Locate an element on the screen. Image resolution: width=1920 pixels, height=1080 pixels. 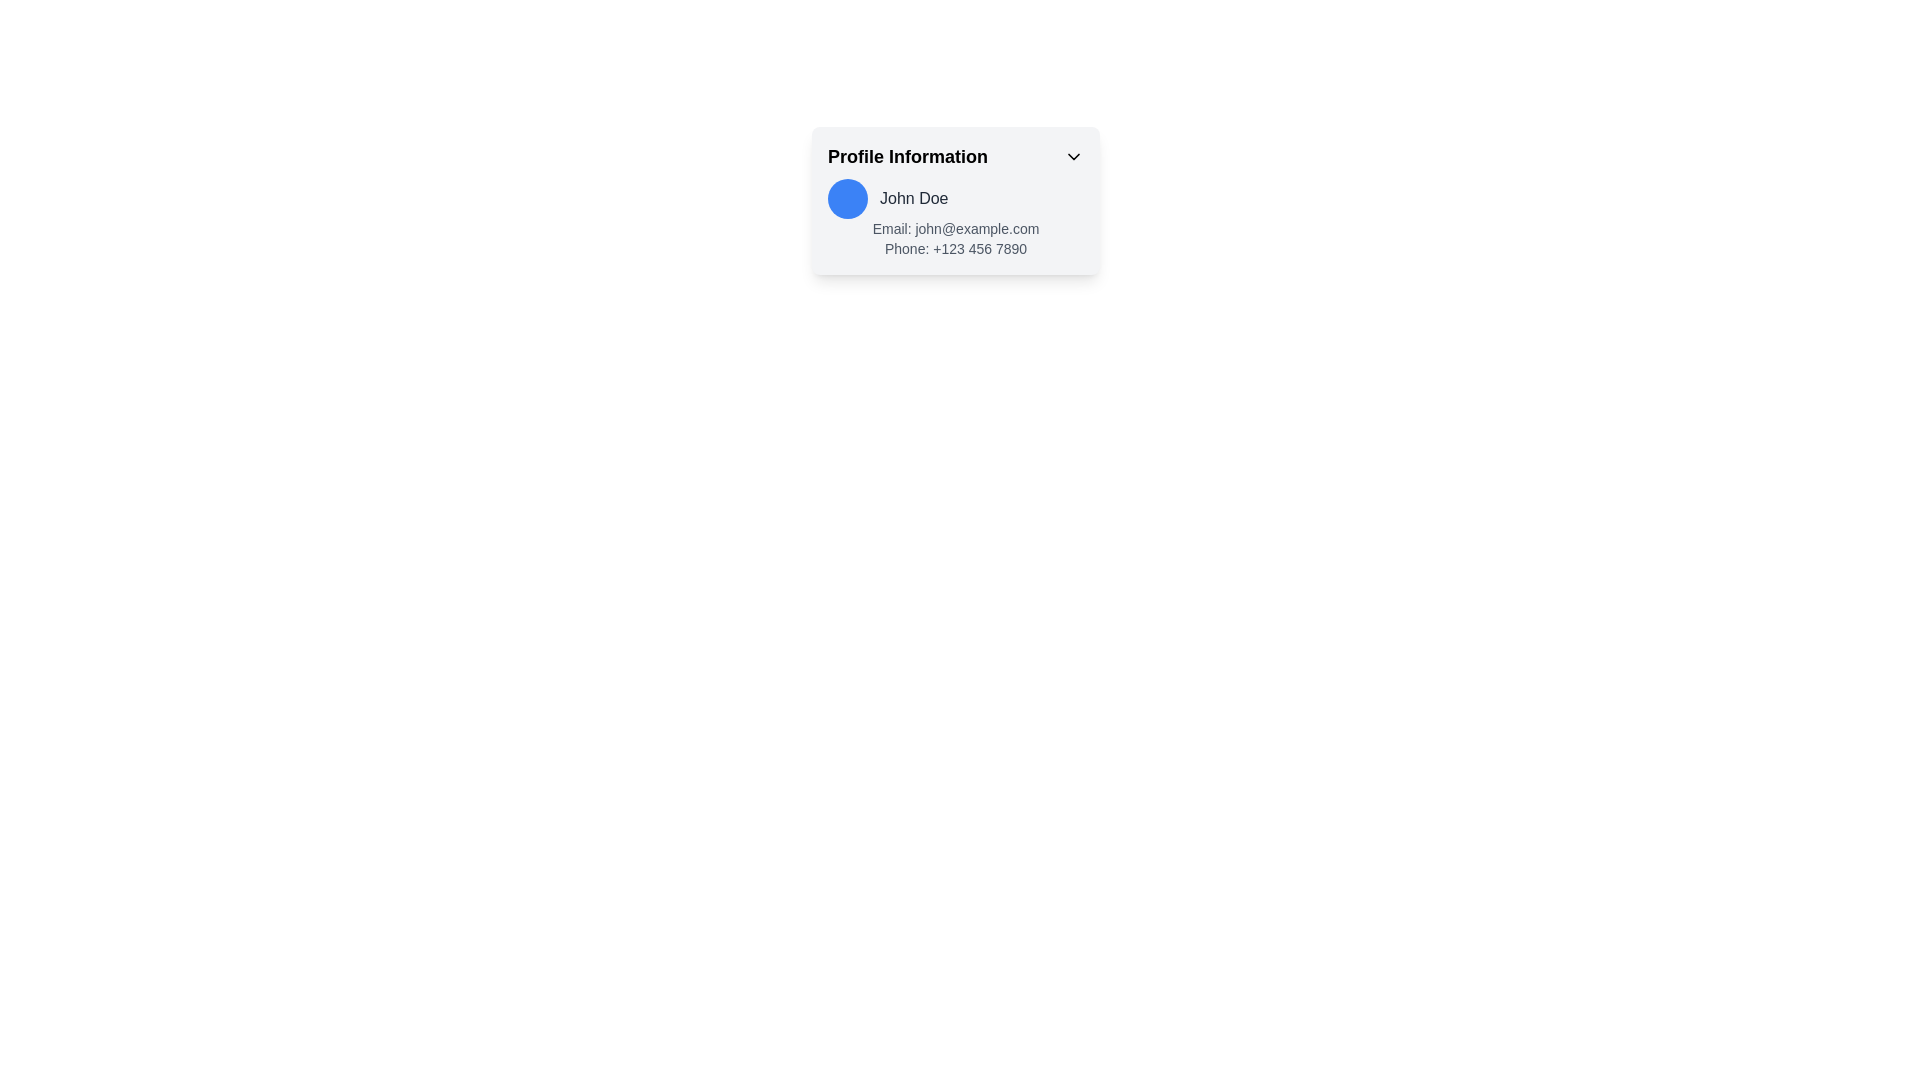
the Text Display Section that contains the username 'John Doe', email 'john@example.com', and phone number '+123 456 7890', located beneath the 'Profile Information' header is located at coordinates (954, 219).